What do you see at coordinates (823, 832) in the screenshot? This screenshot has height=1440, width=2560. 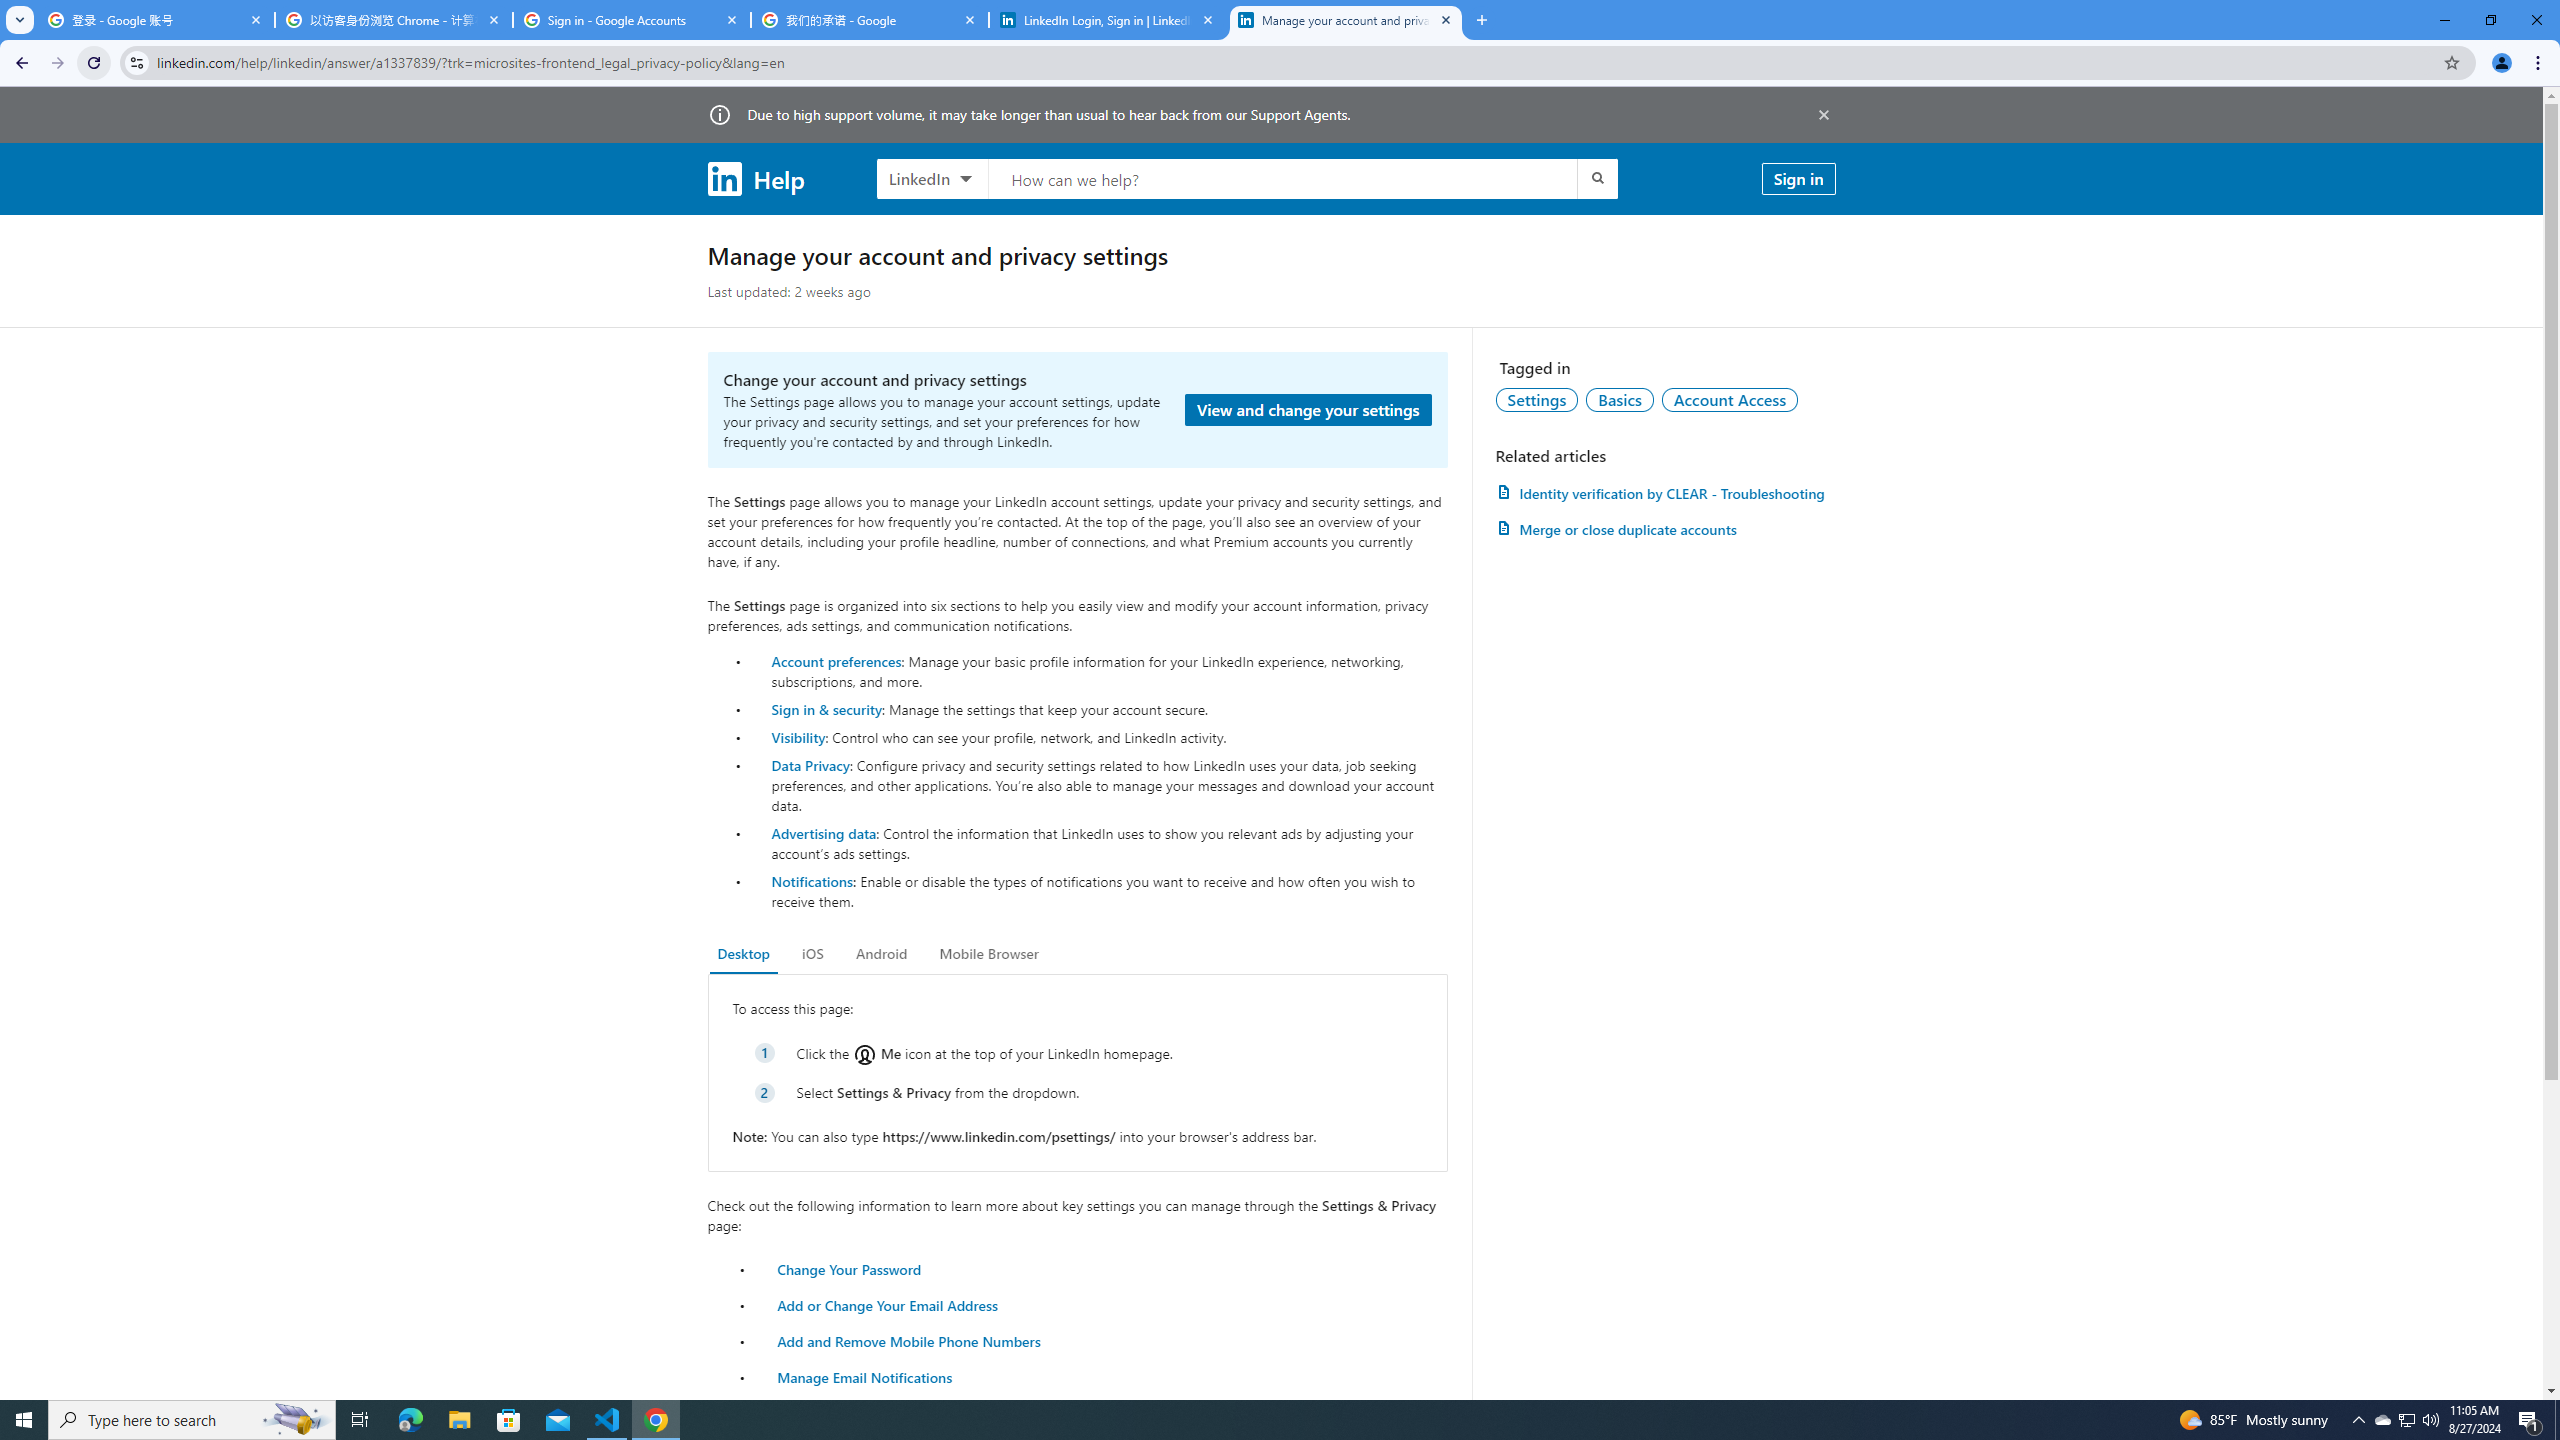 I see `'Advertising data'` at bounding box center [823, 832].